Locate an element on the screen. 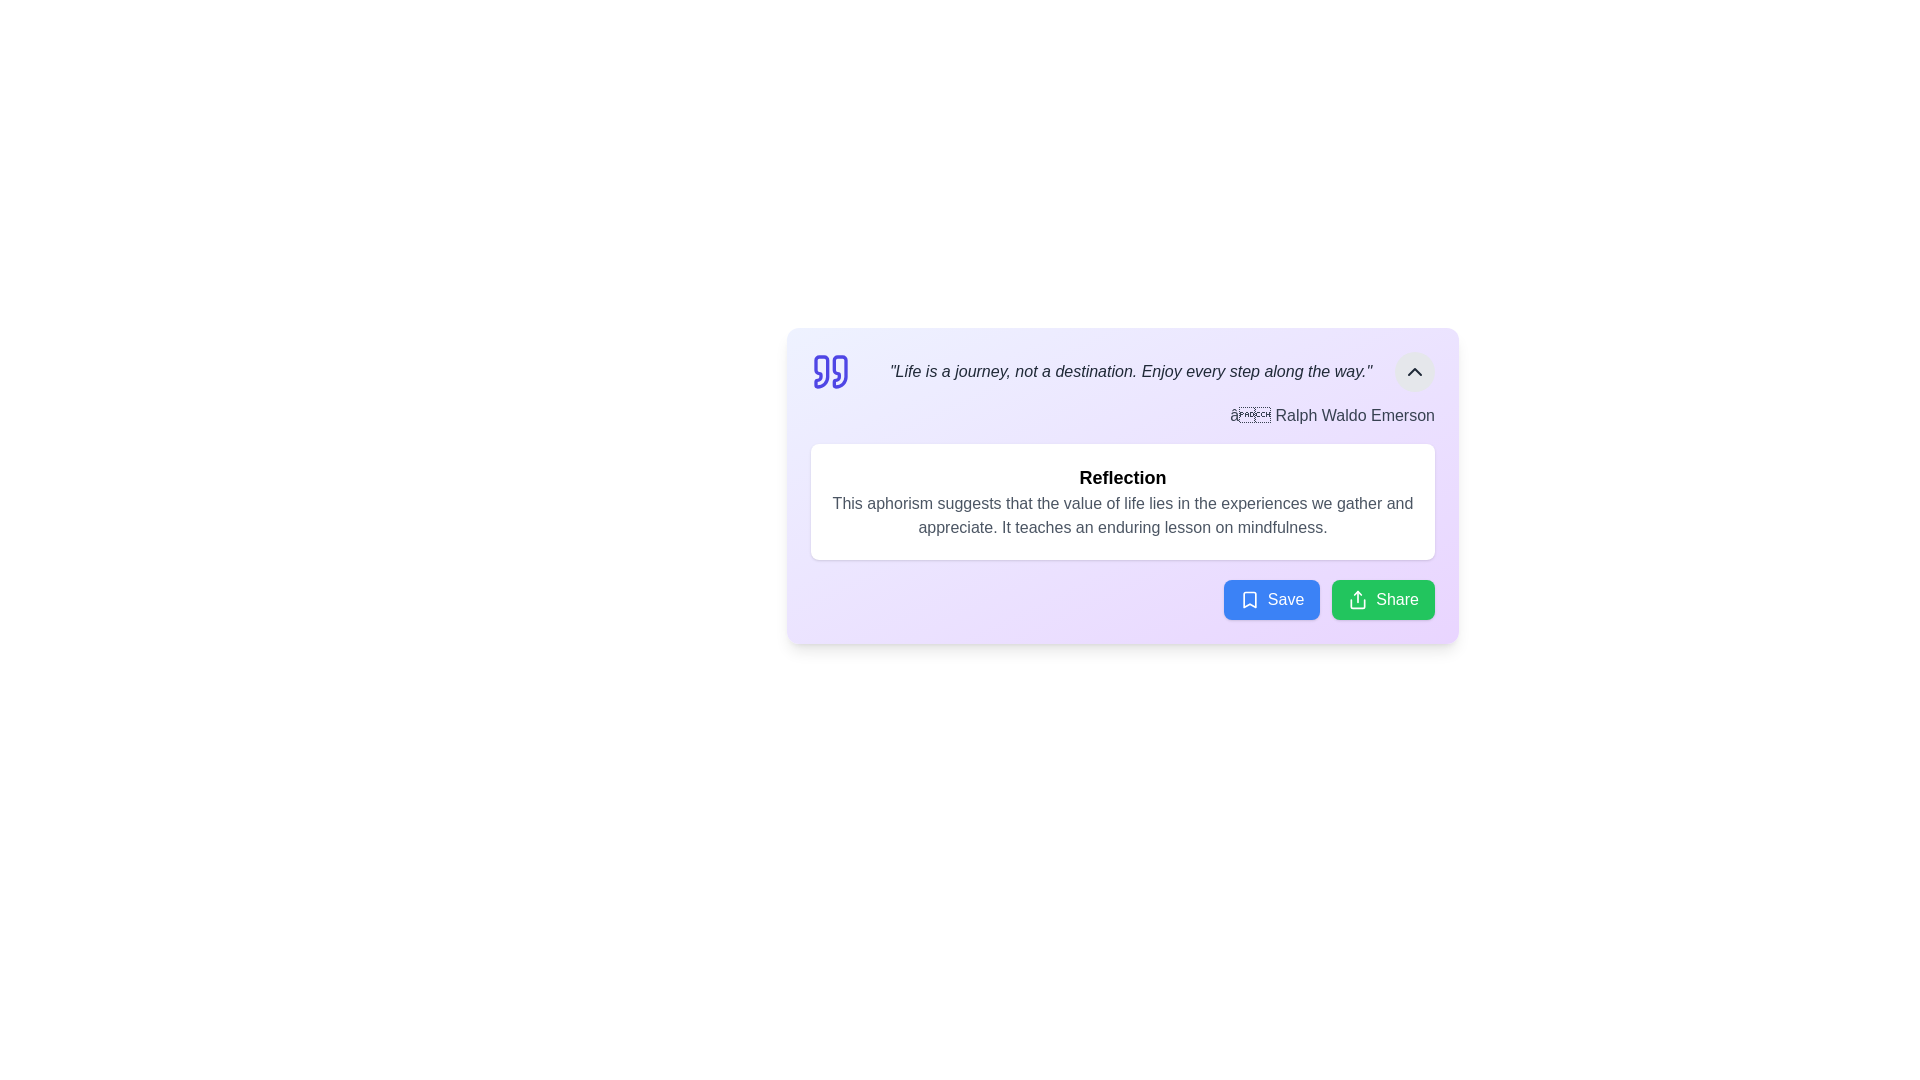 The height and width of the screenshot is (1080, 1920). the share icon located inside the green 'Share' button at the bottom right of the card interface is located at coordinates (1358, 599).